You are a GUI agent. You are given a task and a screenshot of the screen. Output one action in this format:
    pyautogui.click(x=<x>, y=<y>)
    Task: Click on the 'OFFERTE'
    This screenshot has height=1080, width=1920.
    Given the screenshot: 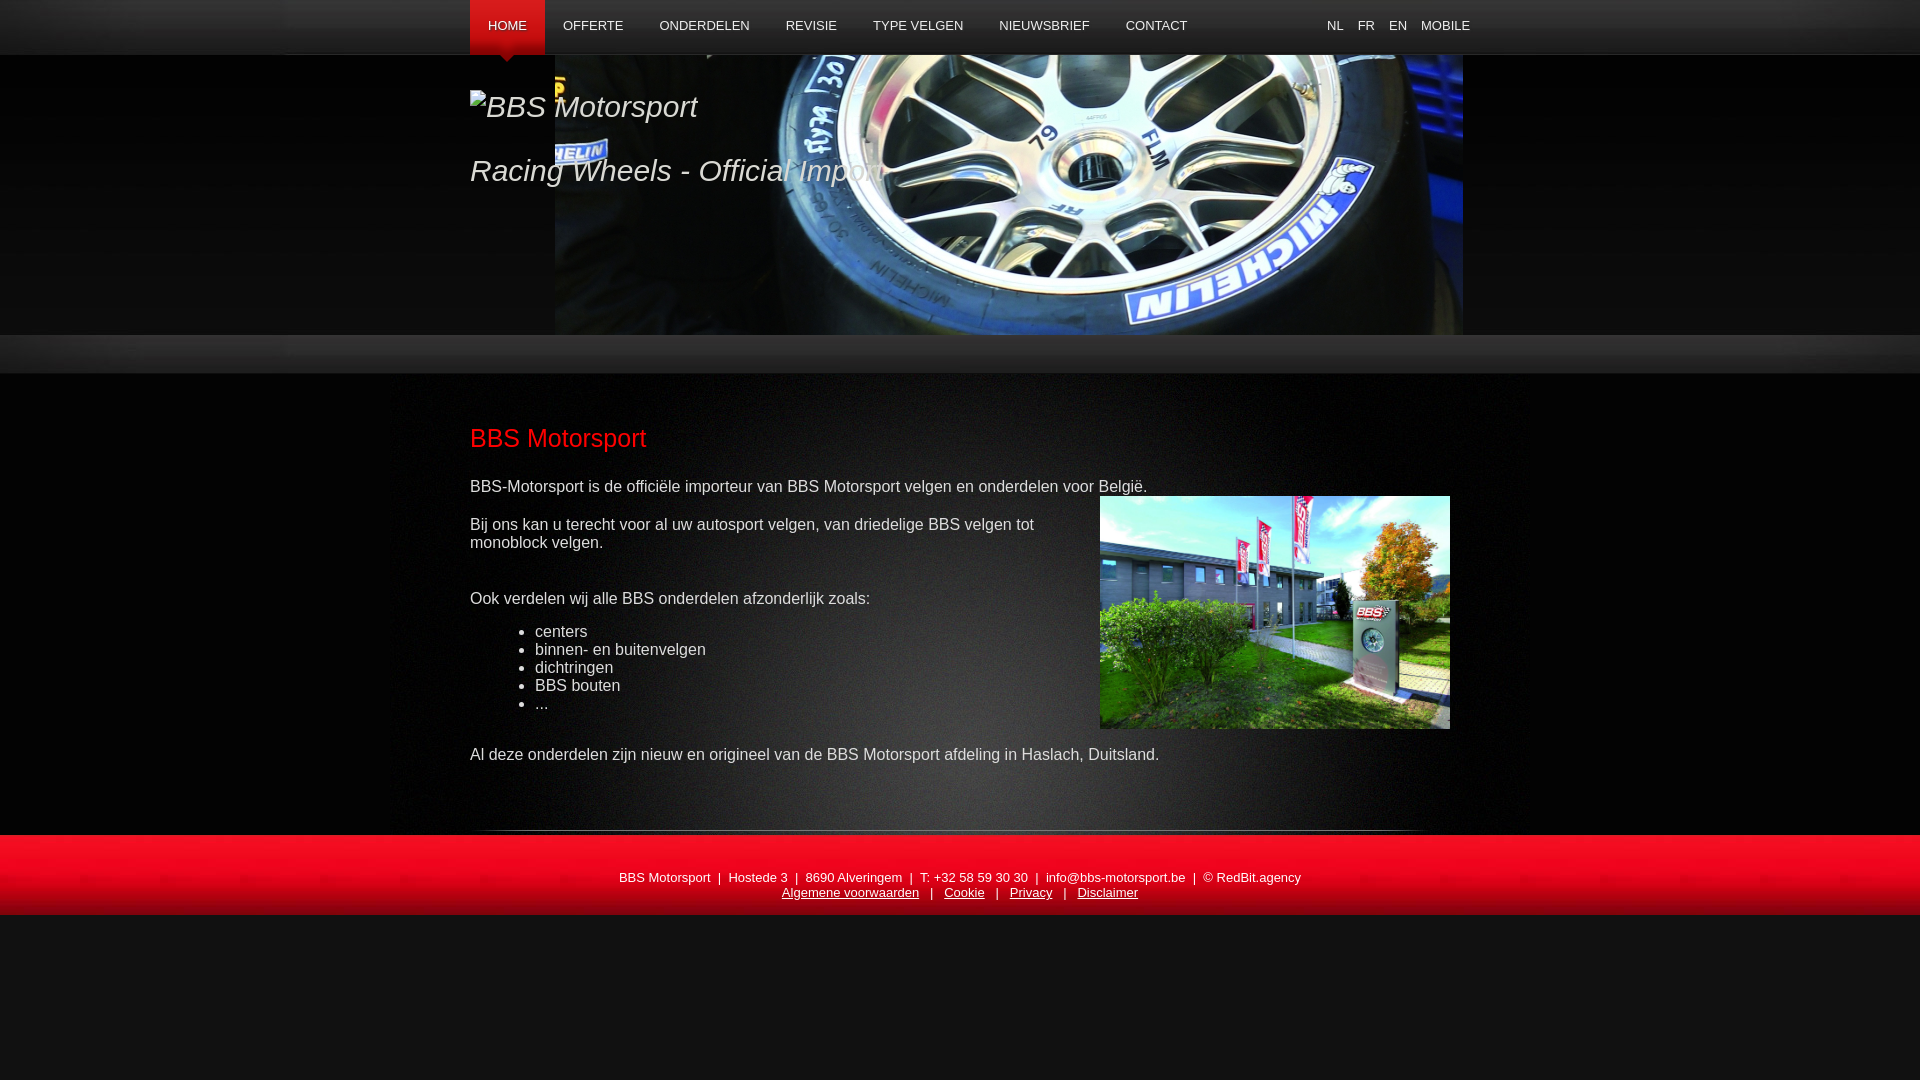 What is the action you would take?
    pyautogui.click(x=592, y=25)
    